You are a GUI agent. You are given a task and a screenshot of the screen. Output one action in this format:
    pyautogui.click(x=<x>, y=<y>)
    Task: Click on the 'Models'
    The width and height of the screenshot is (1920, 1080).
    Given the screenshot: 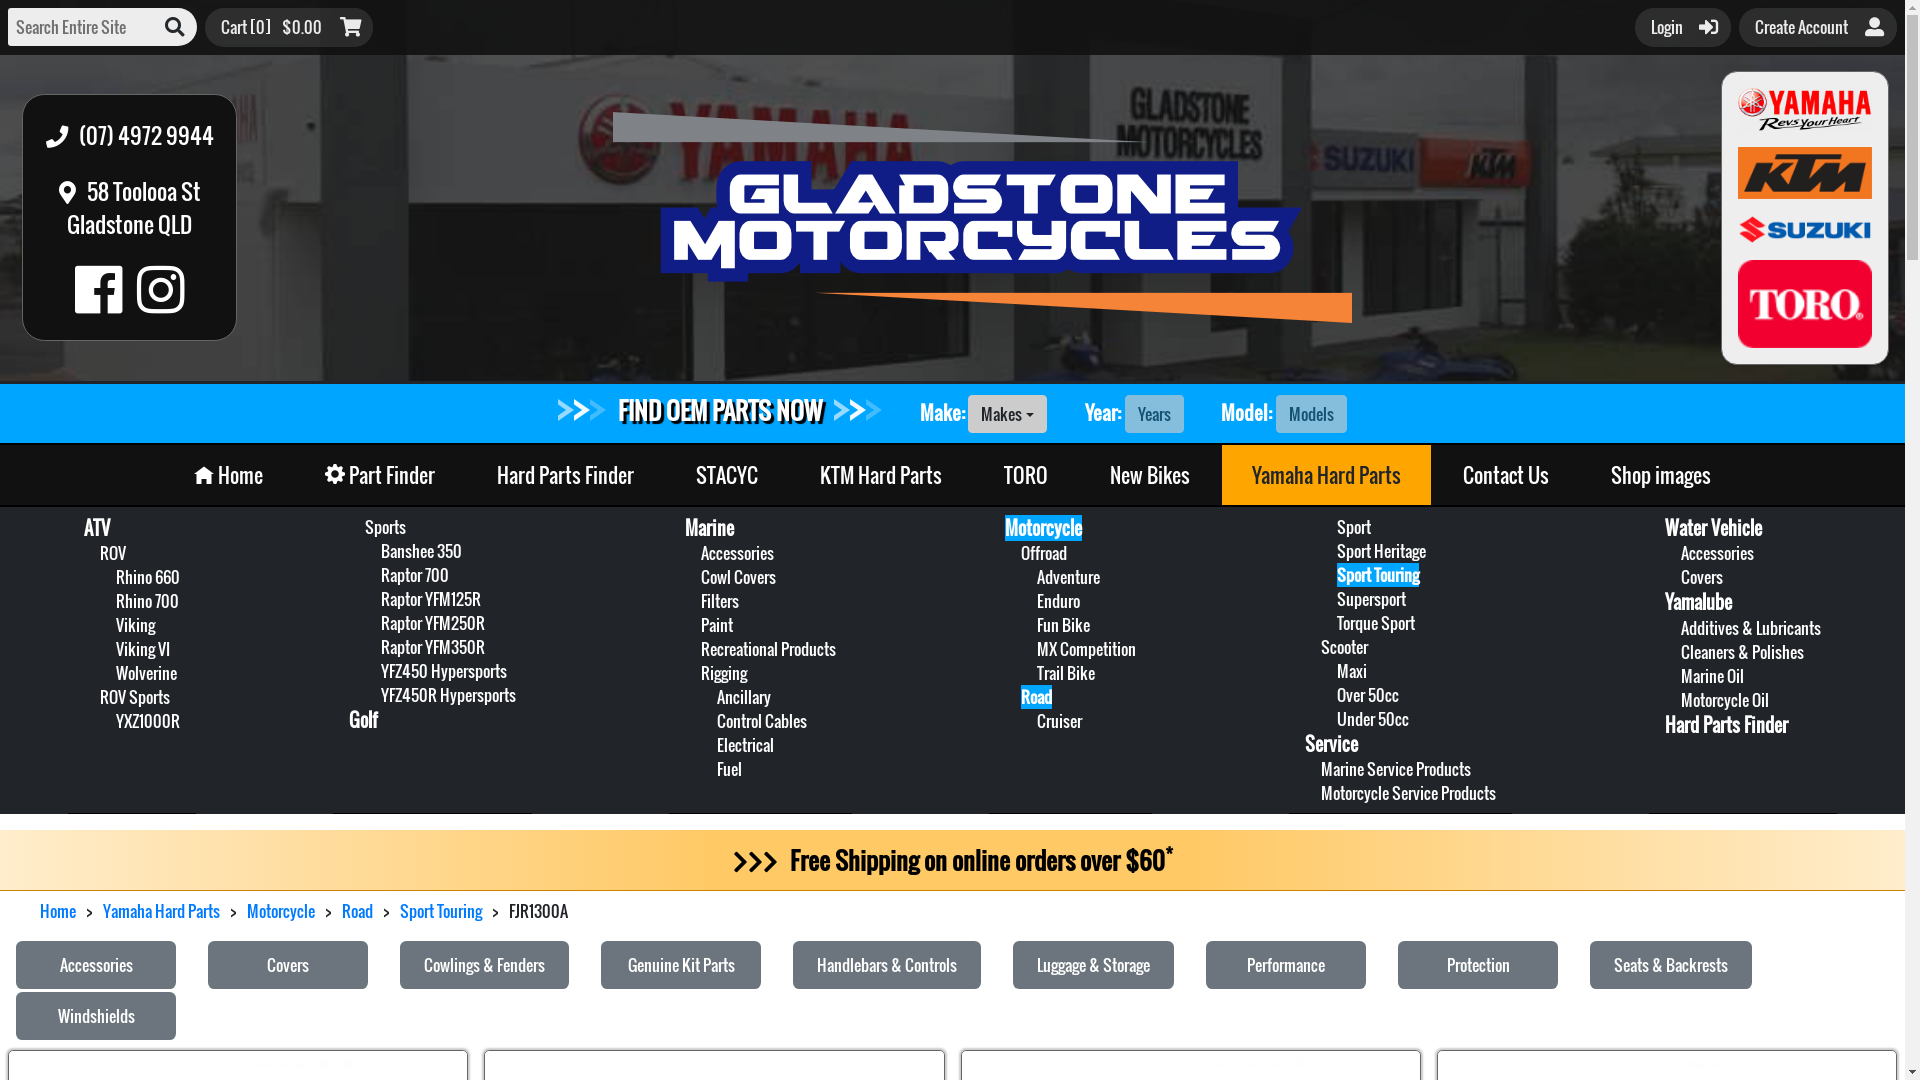 What is the action you would take?
    pyautogui.click(x=1311, y=412)
    